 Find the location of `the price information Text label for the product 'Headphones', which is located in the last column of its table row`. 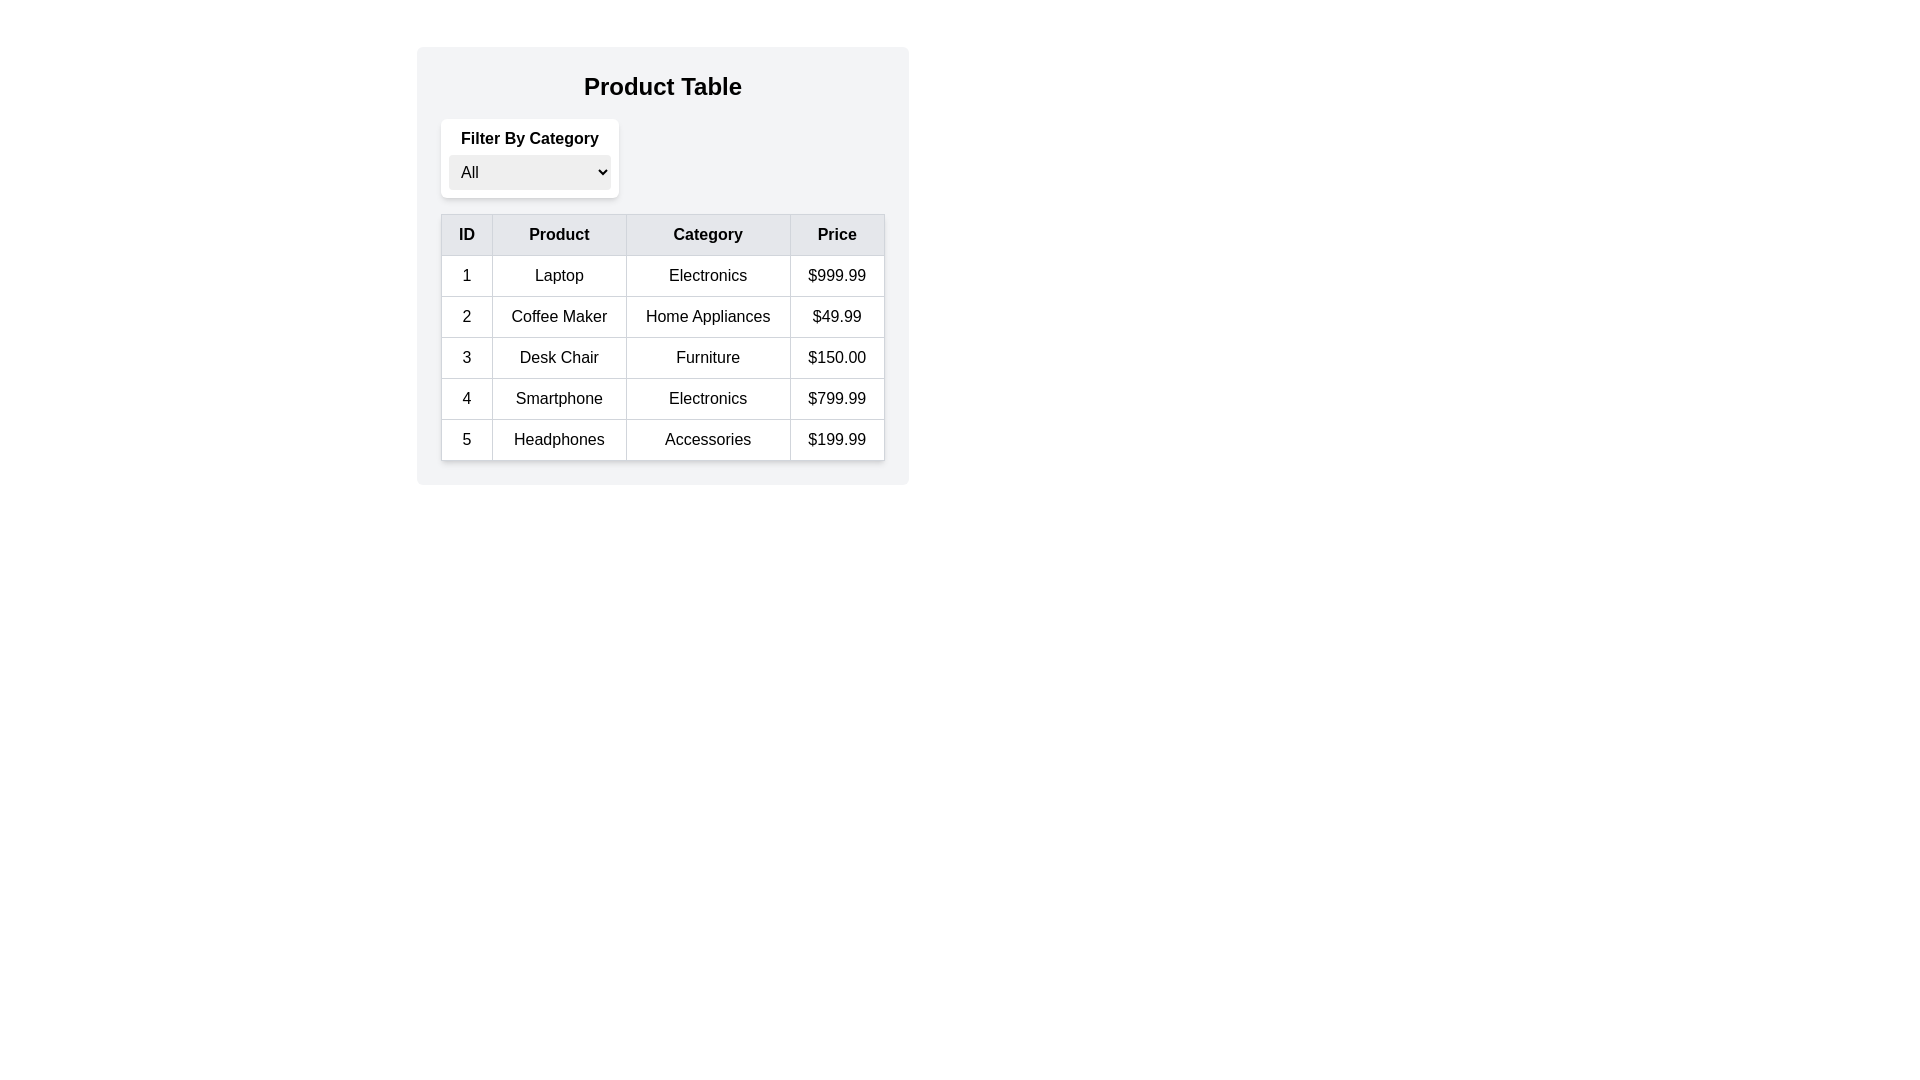

the price information Text label for the product 'Headphones', which is located in the last column of its table row is located at coordinates (837, 438).